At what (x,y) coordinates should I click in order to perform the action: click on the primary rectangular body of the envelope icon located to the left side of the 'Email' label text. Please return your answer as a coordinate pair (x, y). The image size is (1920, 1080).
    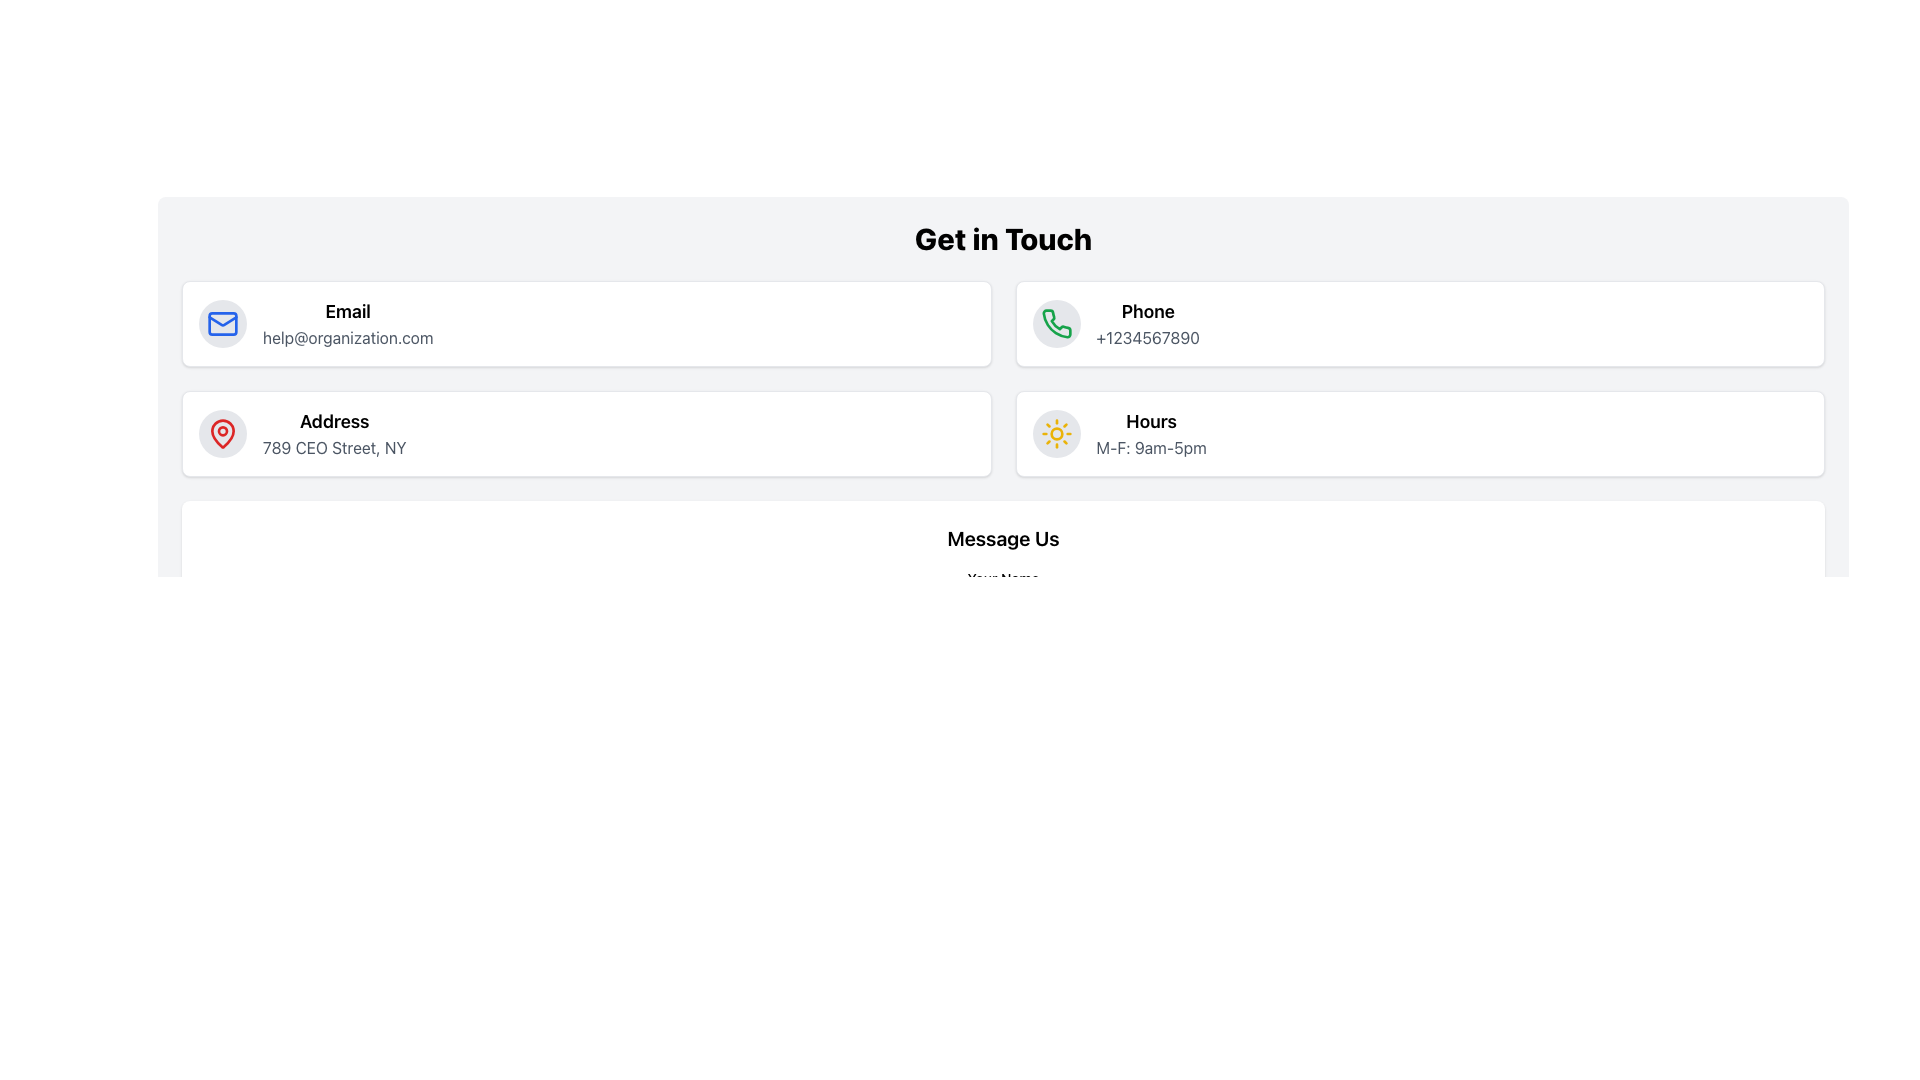
    Looking at the image, I should click on (222, 323).